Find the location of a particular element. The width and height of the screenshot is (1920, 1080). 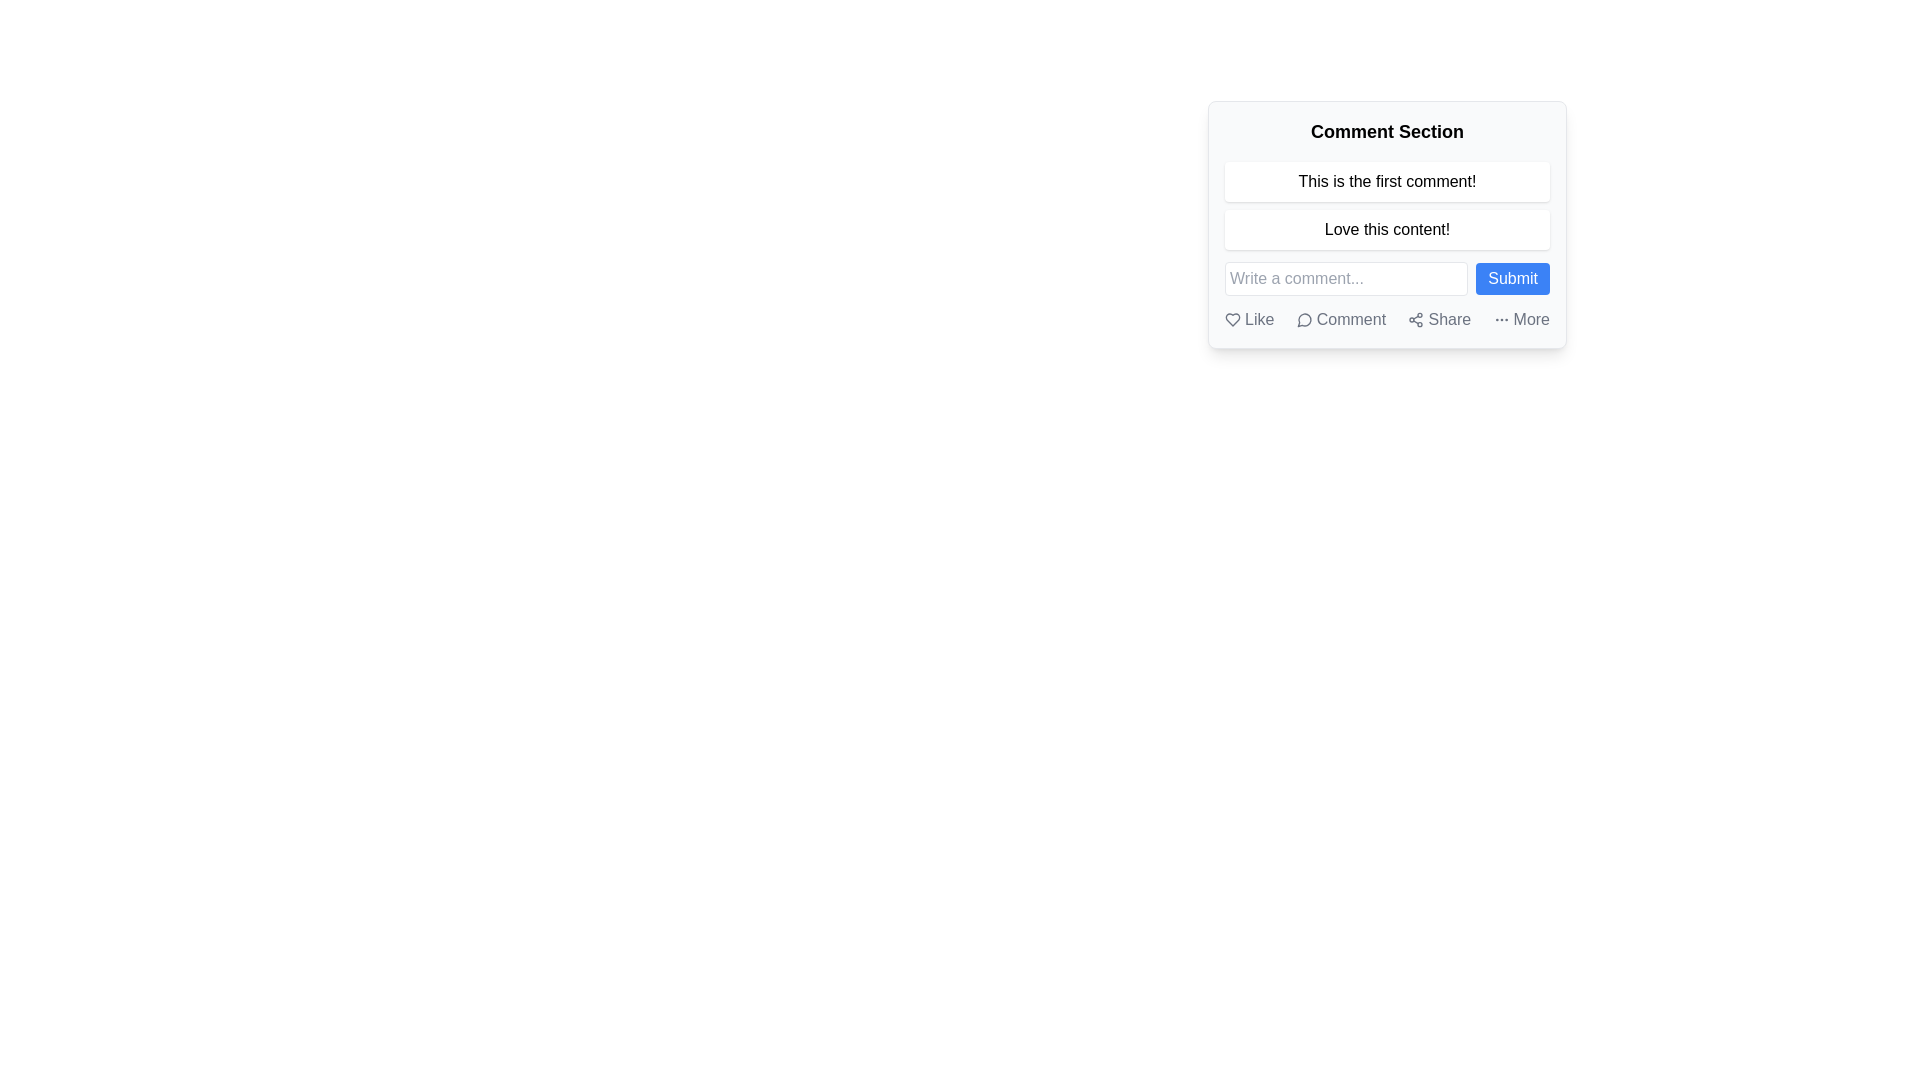

the comment icon located in the lower right corner of the comment section interface, which is part of a clickable group with the text label 'Comment' is located at coordinates (1304, 319).